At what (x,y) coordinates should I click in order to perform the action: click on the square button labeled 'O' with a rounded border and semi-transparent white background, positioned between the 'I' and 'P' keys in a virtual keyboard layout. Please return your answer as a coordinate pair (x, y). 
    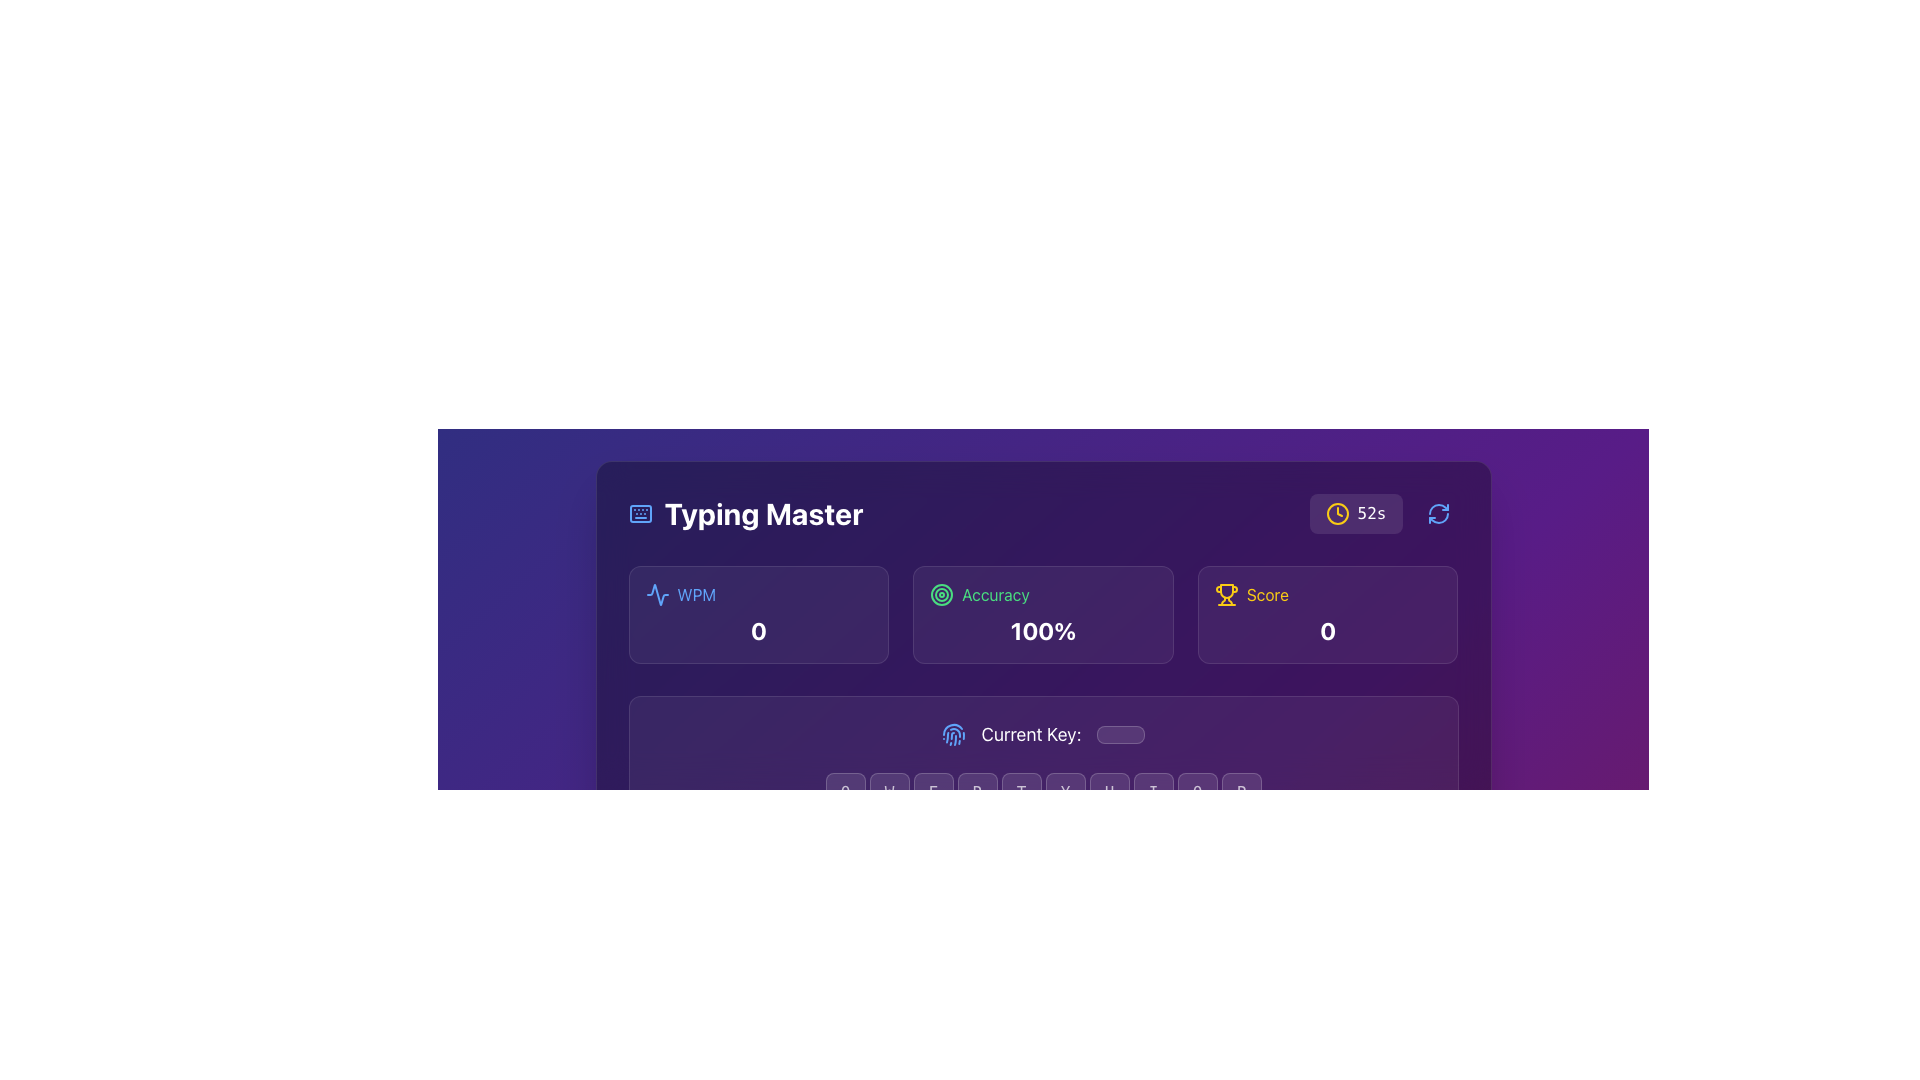
    Looking at the image, I should click on (1197, 792).